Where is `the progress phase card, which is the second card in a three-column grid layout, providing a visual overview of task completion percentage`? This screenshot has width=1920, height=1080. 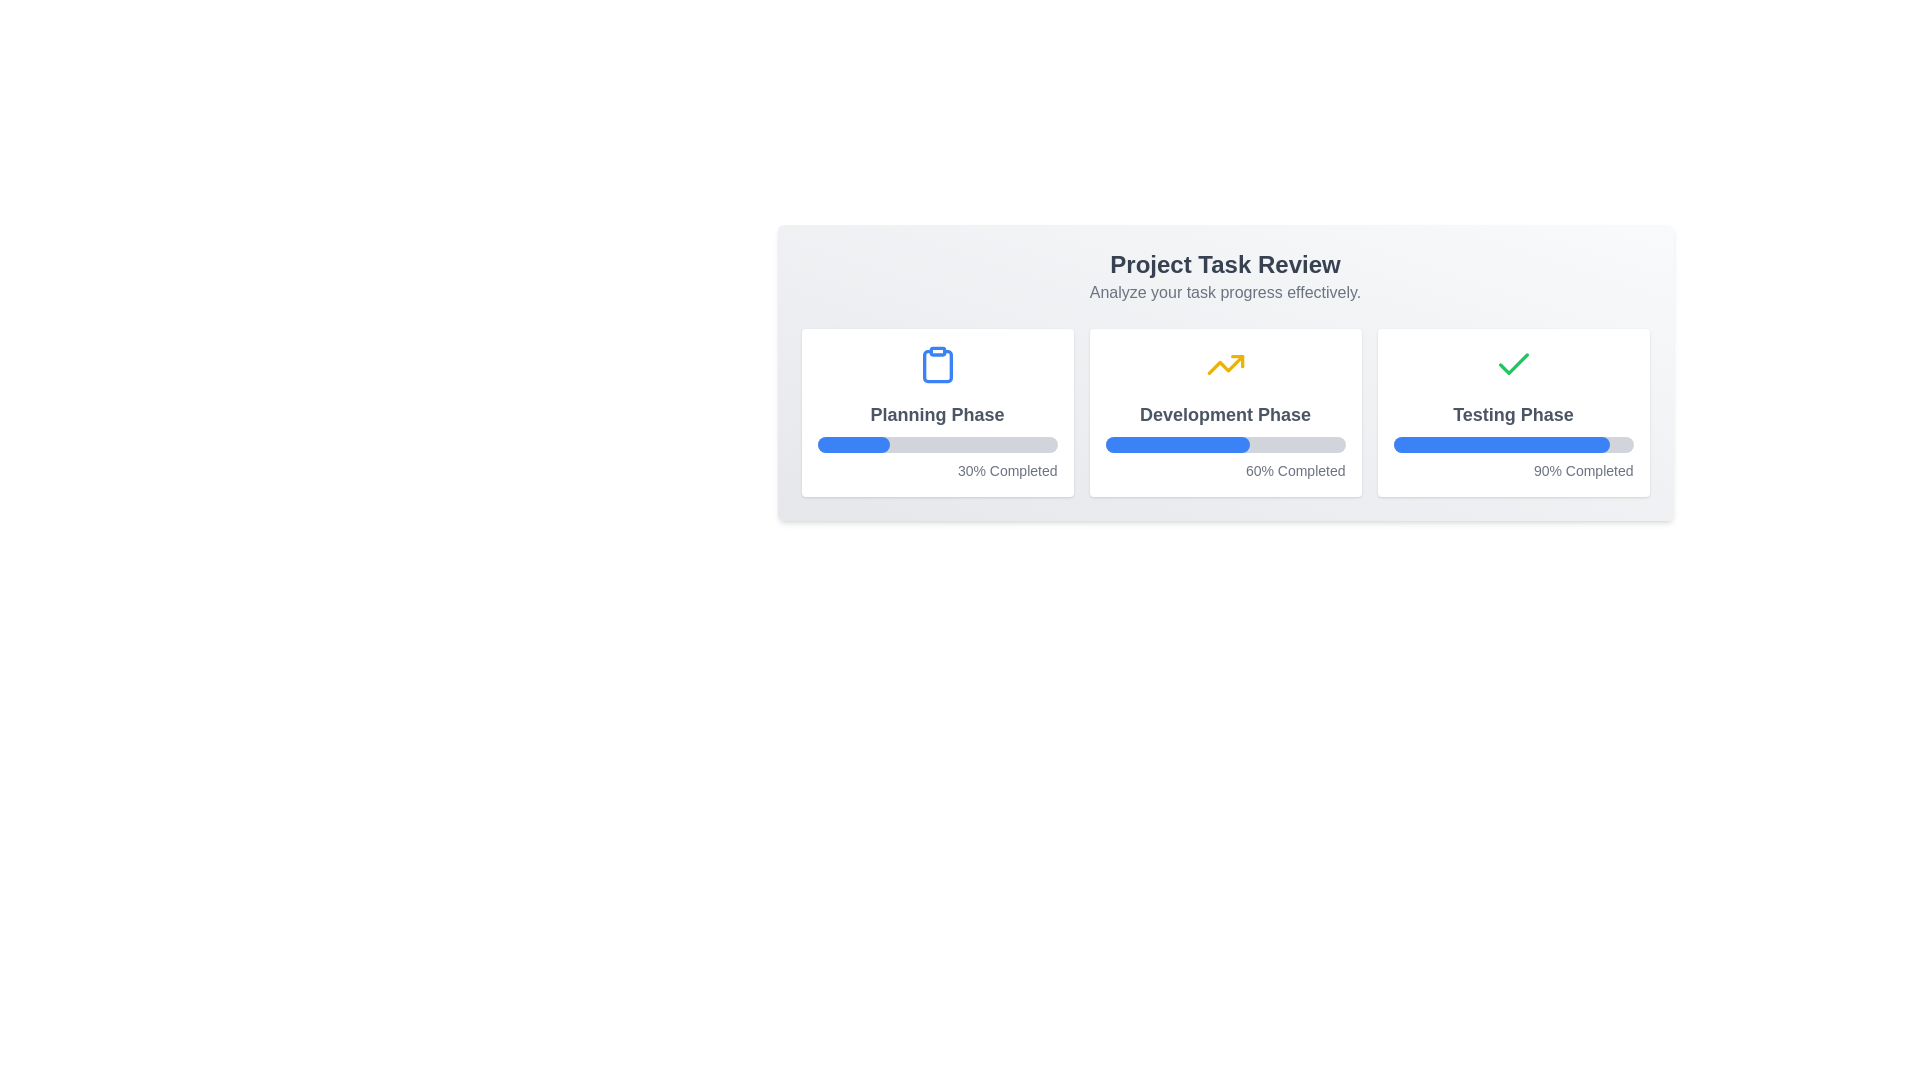 the progress phase card, which is the second card in a three-column grid layout, providing a visual overview of task completion percentage is located at coordinates (1224, 411).